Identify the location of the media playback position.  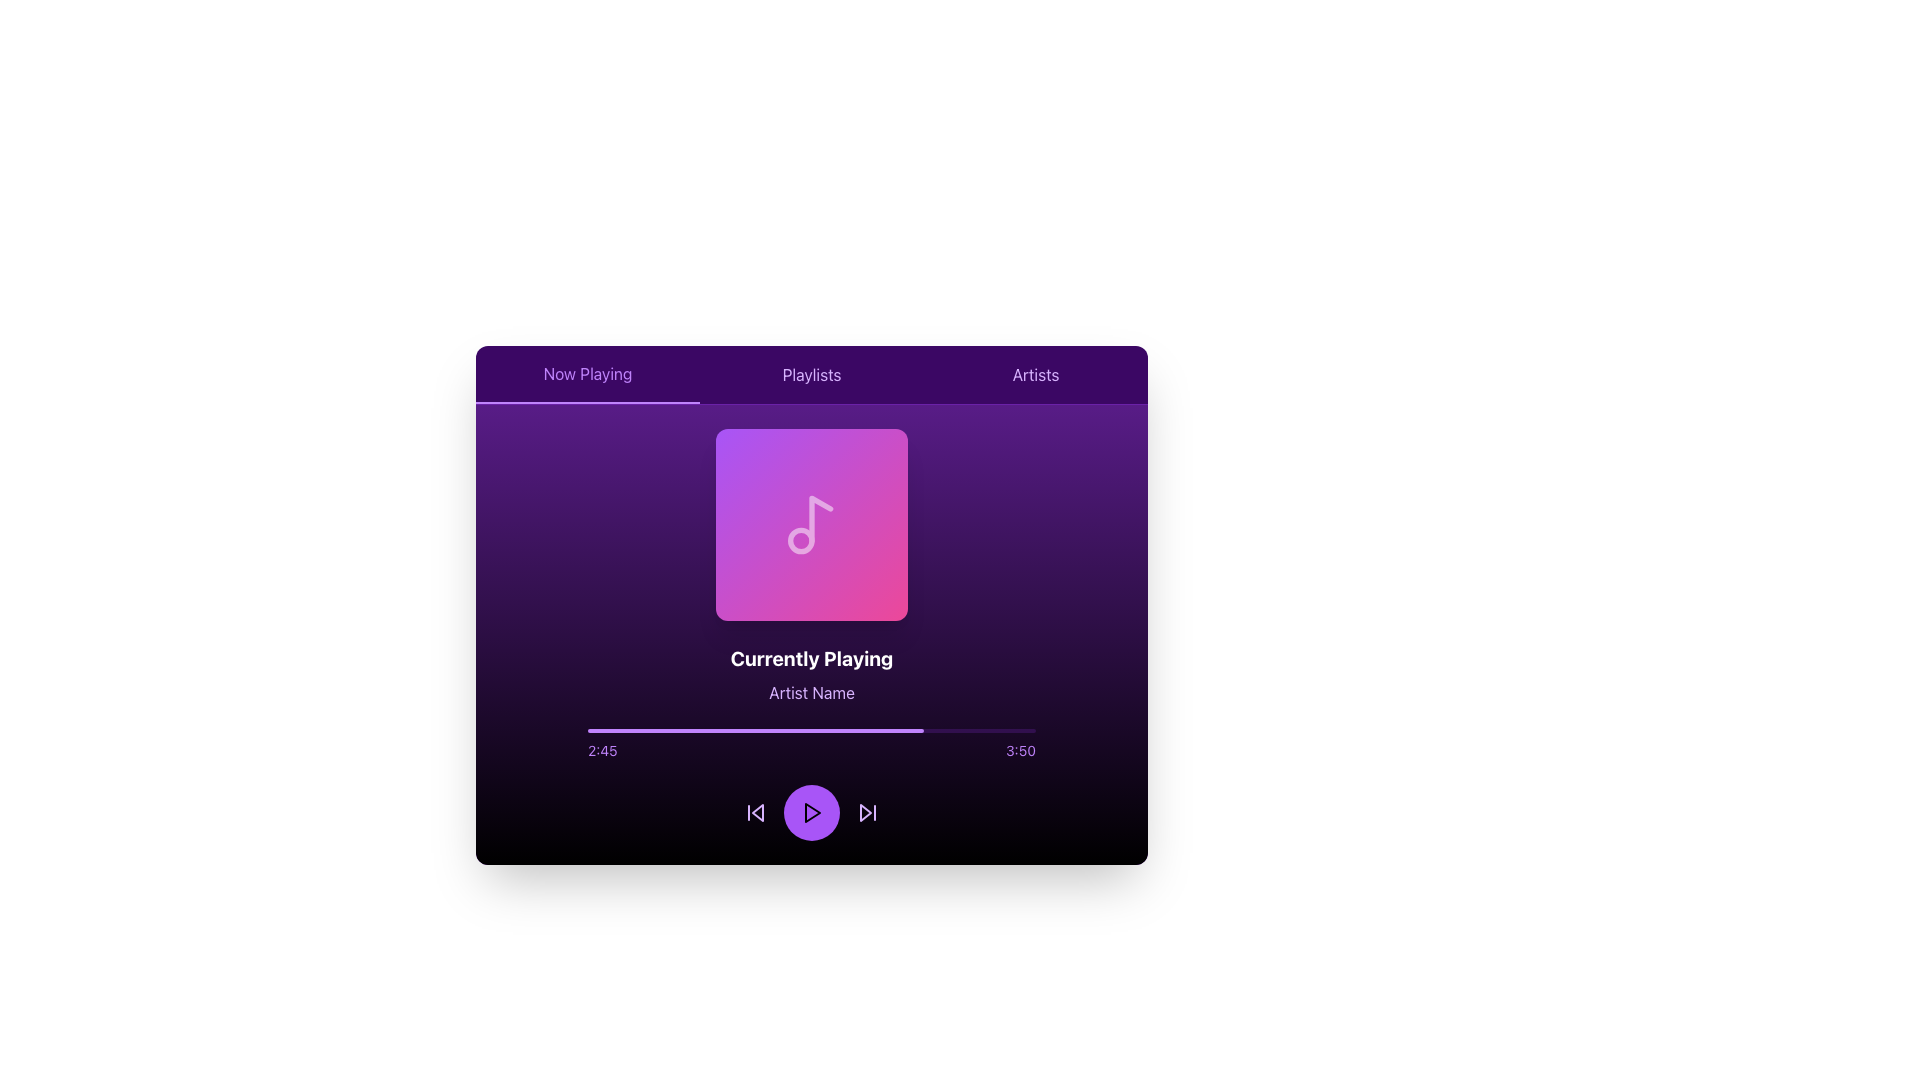
(908, 731).